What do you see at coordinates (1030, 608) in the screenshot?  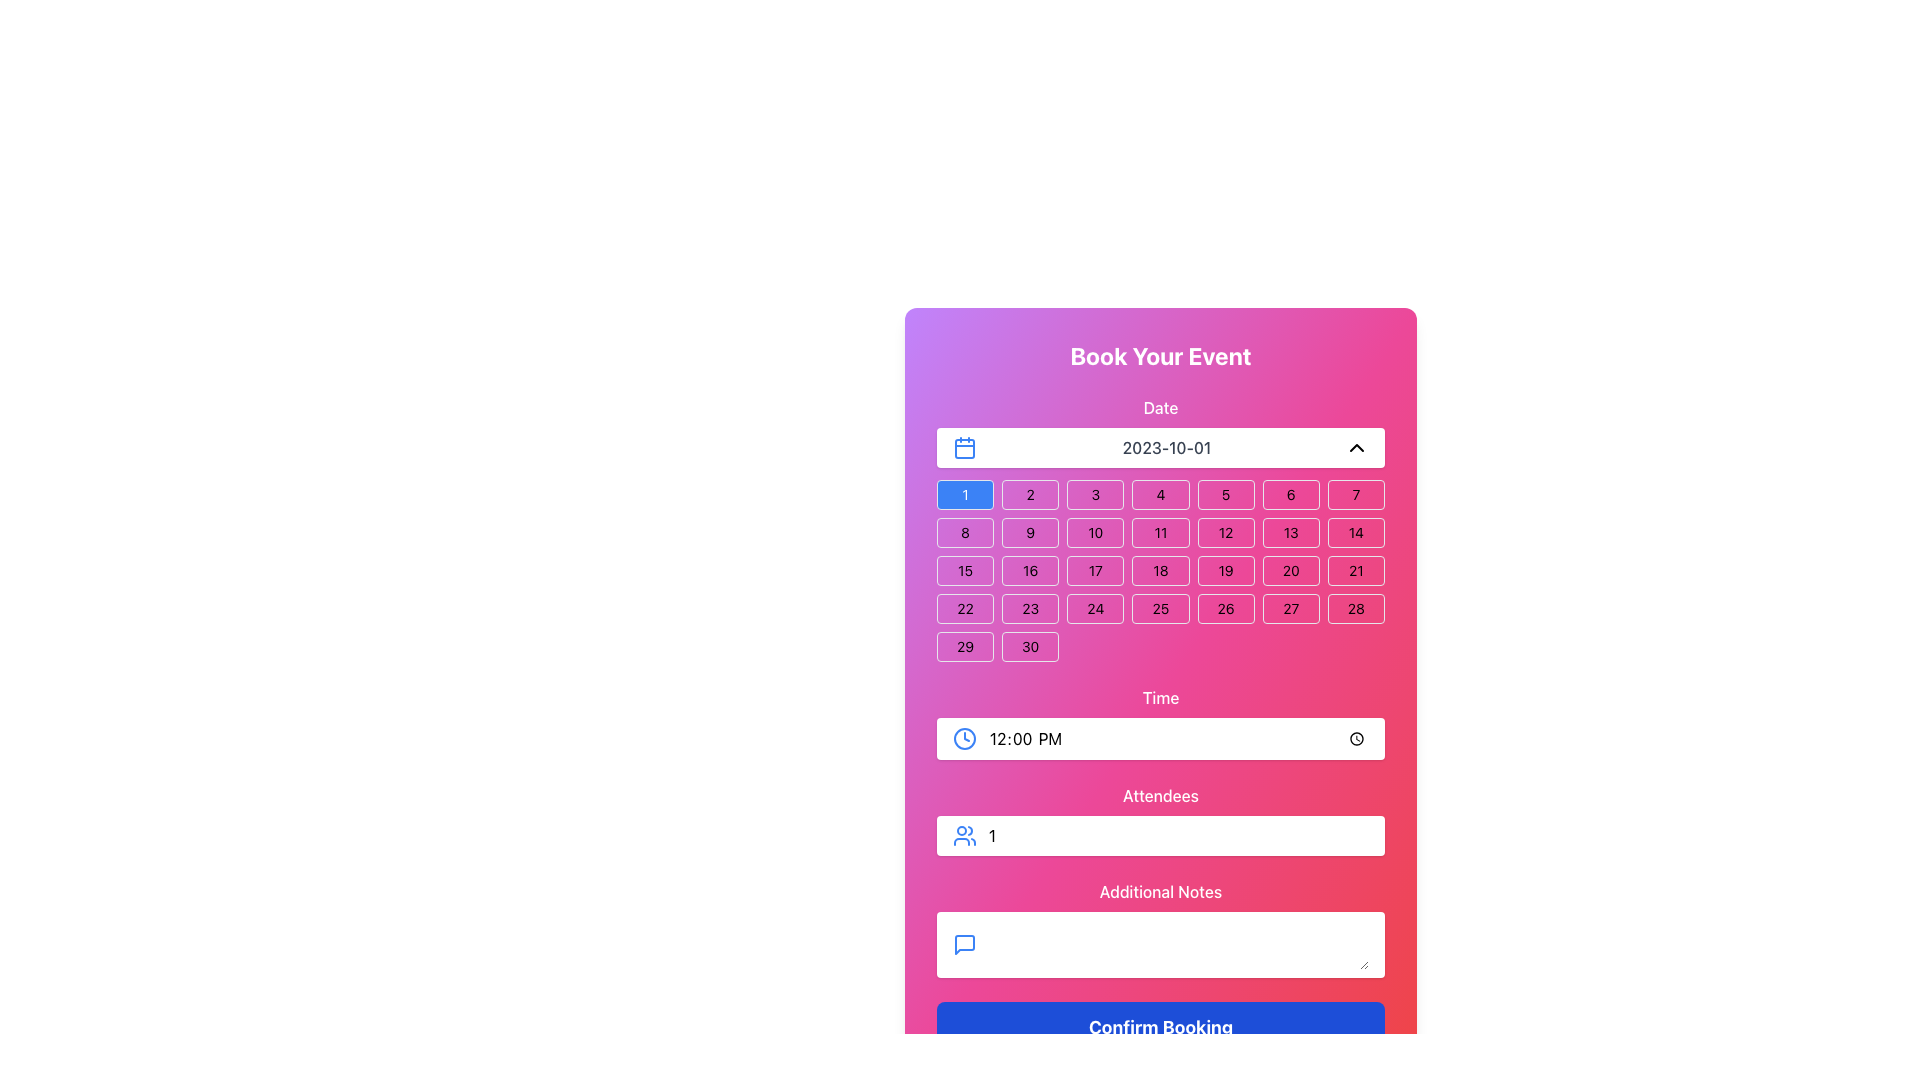 I see `the button representing the 23rd day of the month in the calendar component` at bounding box center [1030, 608].